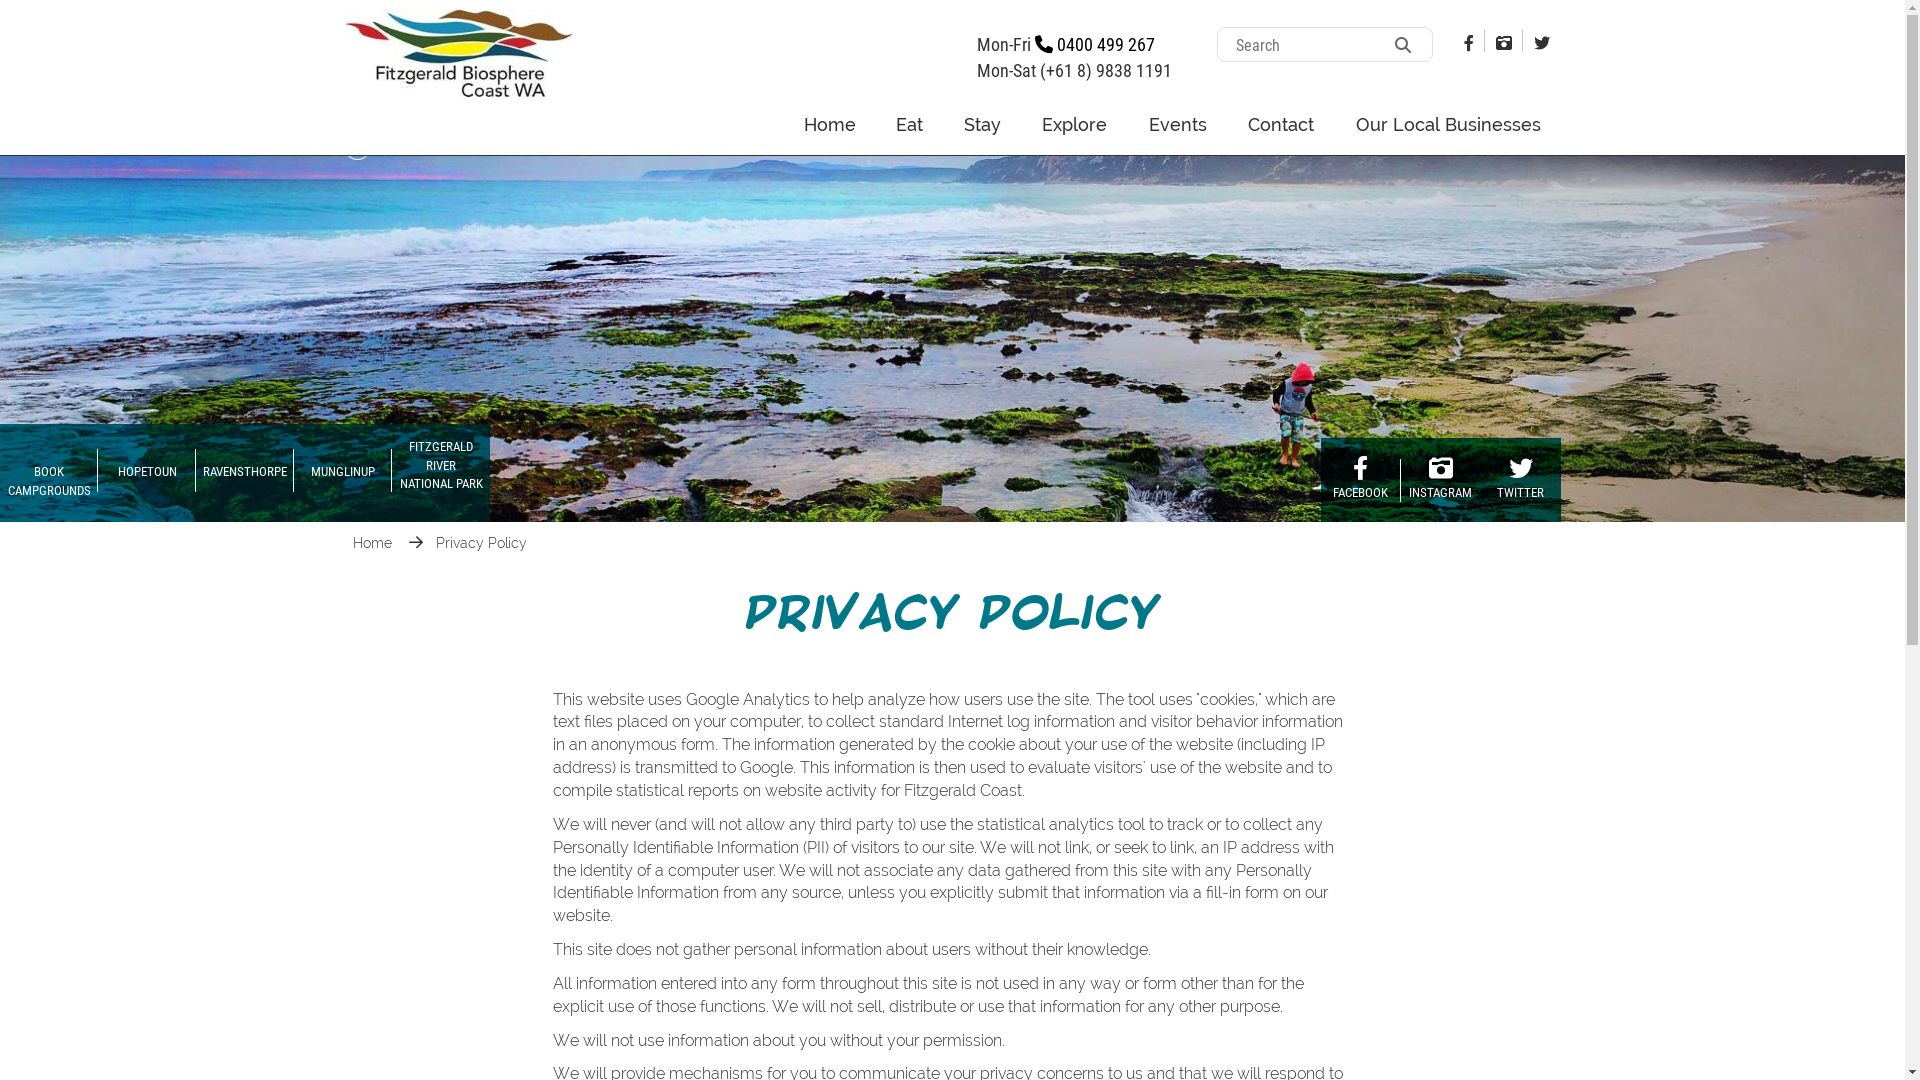 This screenshot has width=1920, height=1080. Describe the element at coordinates (1479, 479) in the screenshot. I see `'TWITTER'` at that location.